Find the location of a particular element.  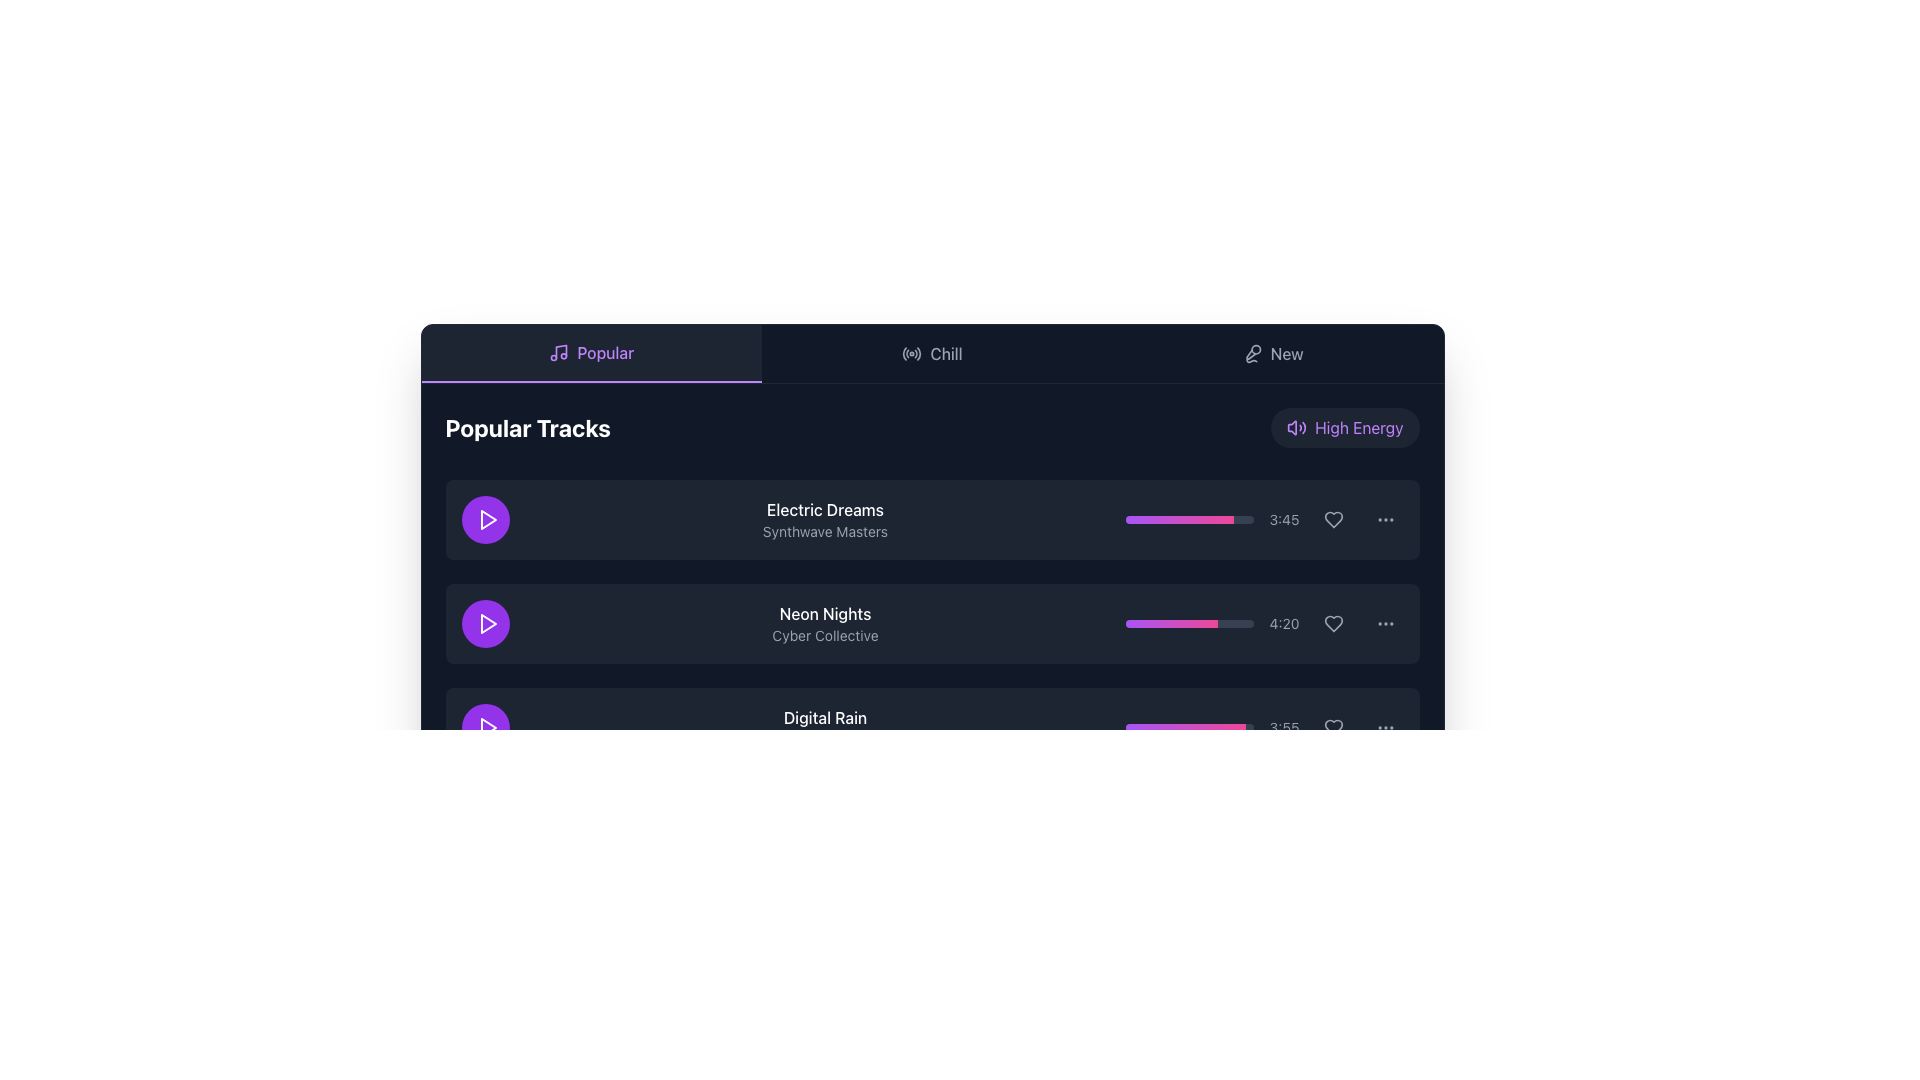

the decorative graphic element of the music note icon located next to the 'Popular' tab in the upper navigation bar is located at coordinates (560, 350).